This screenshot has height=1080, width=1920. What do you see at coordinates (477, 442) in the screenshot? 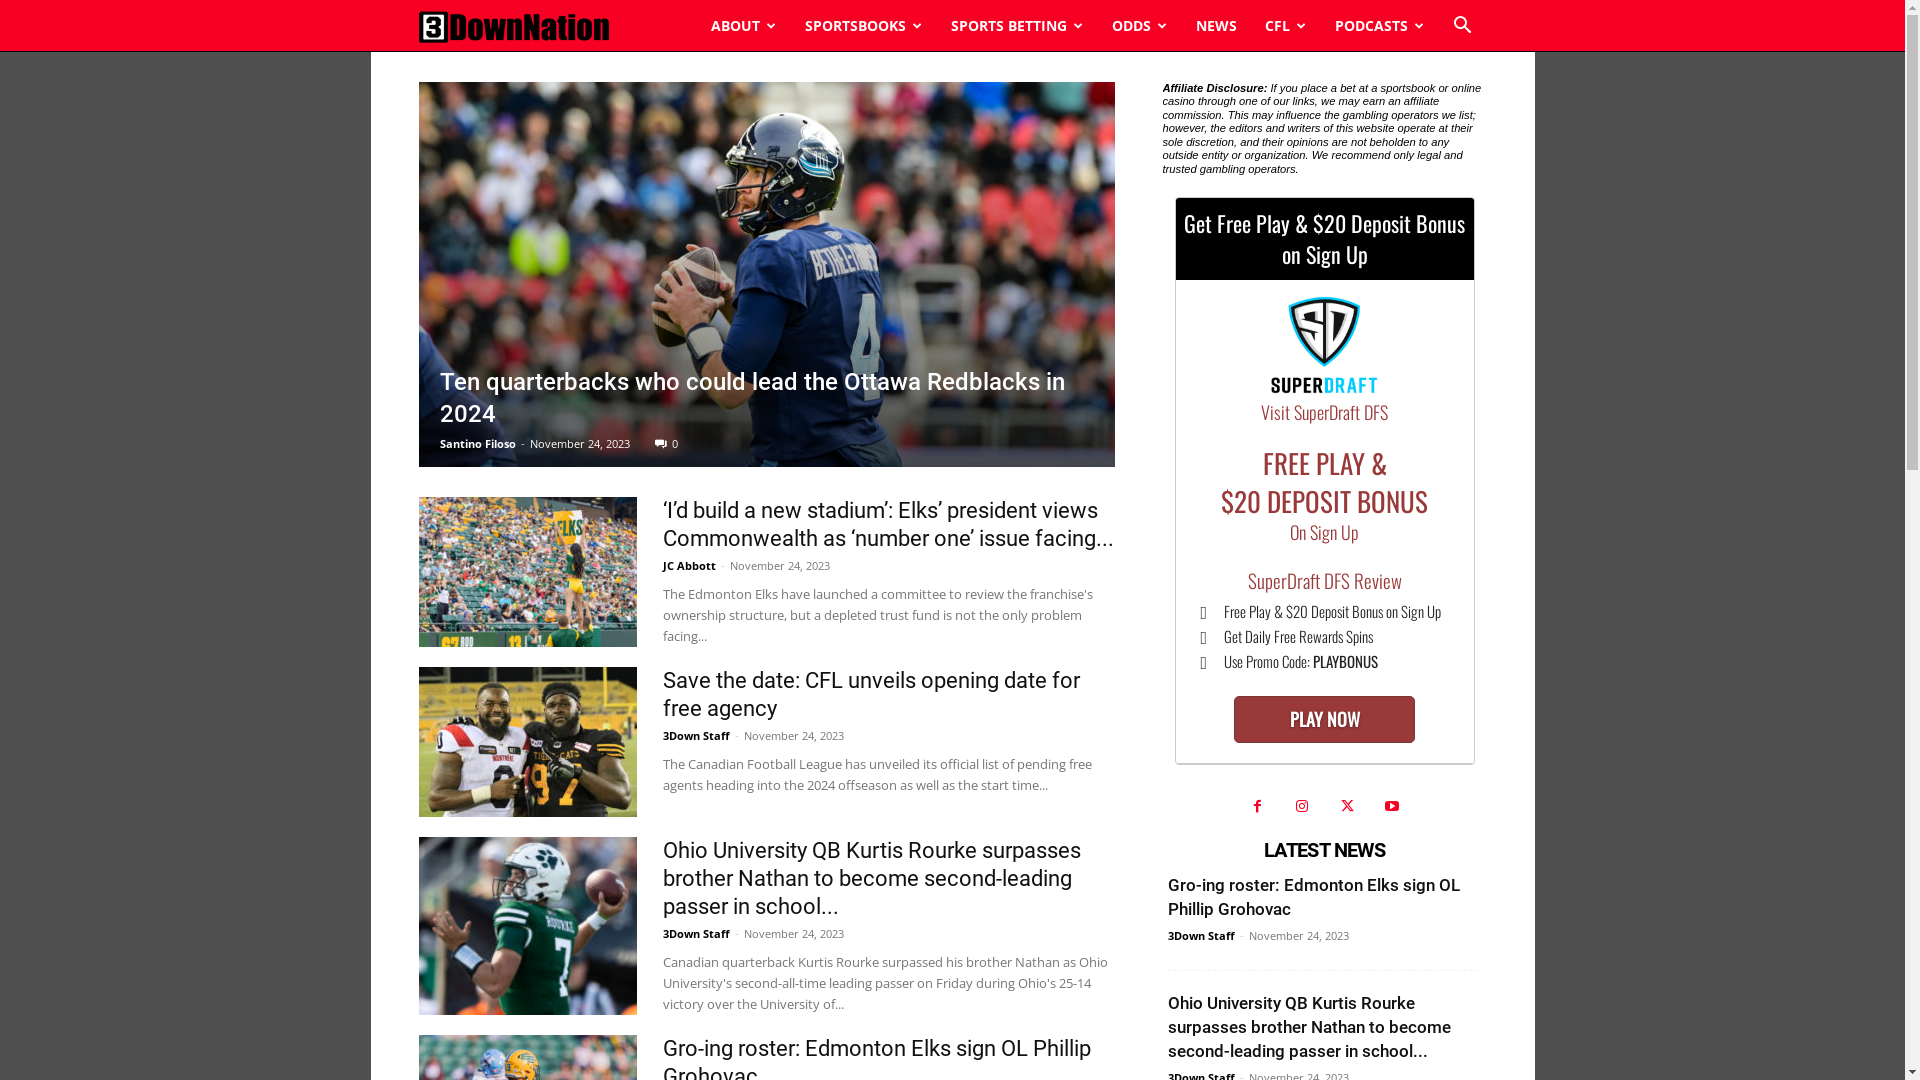
I see `'Santino Filoso'` at bounding box center [477, 442].